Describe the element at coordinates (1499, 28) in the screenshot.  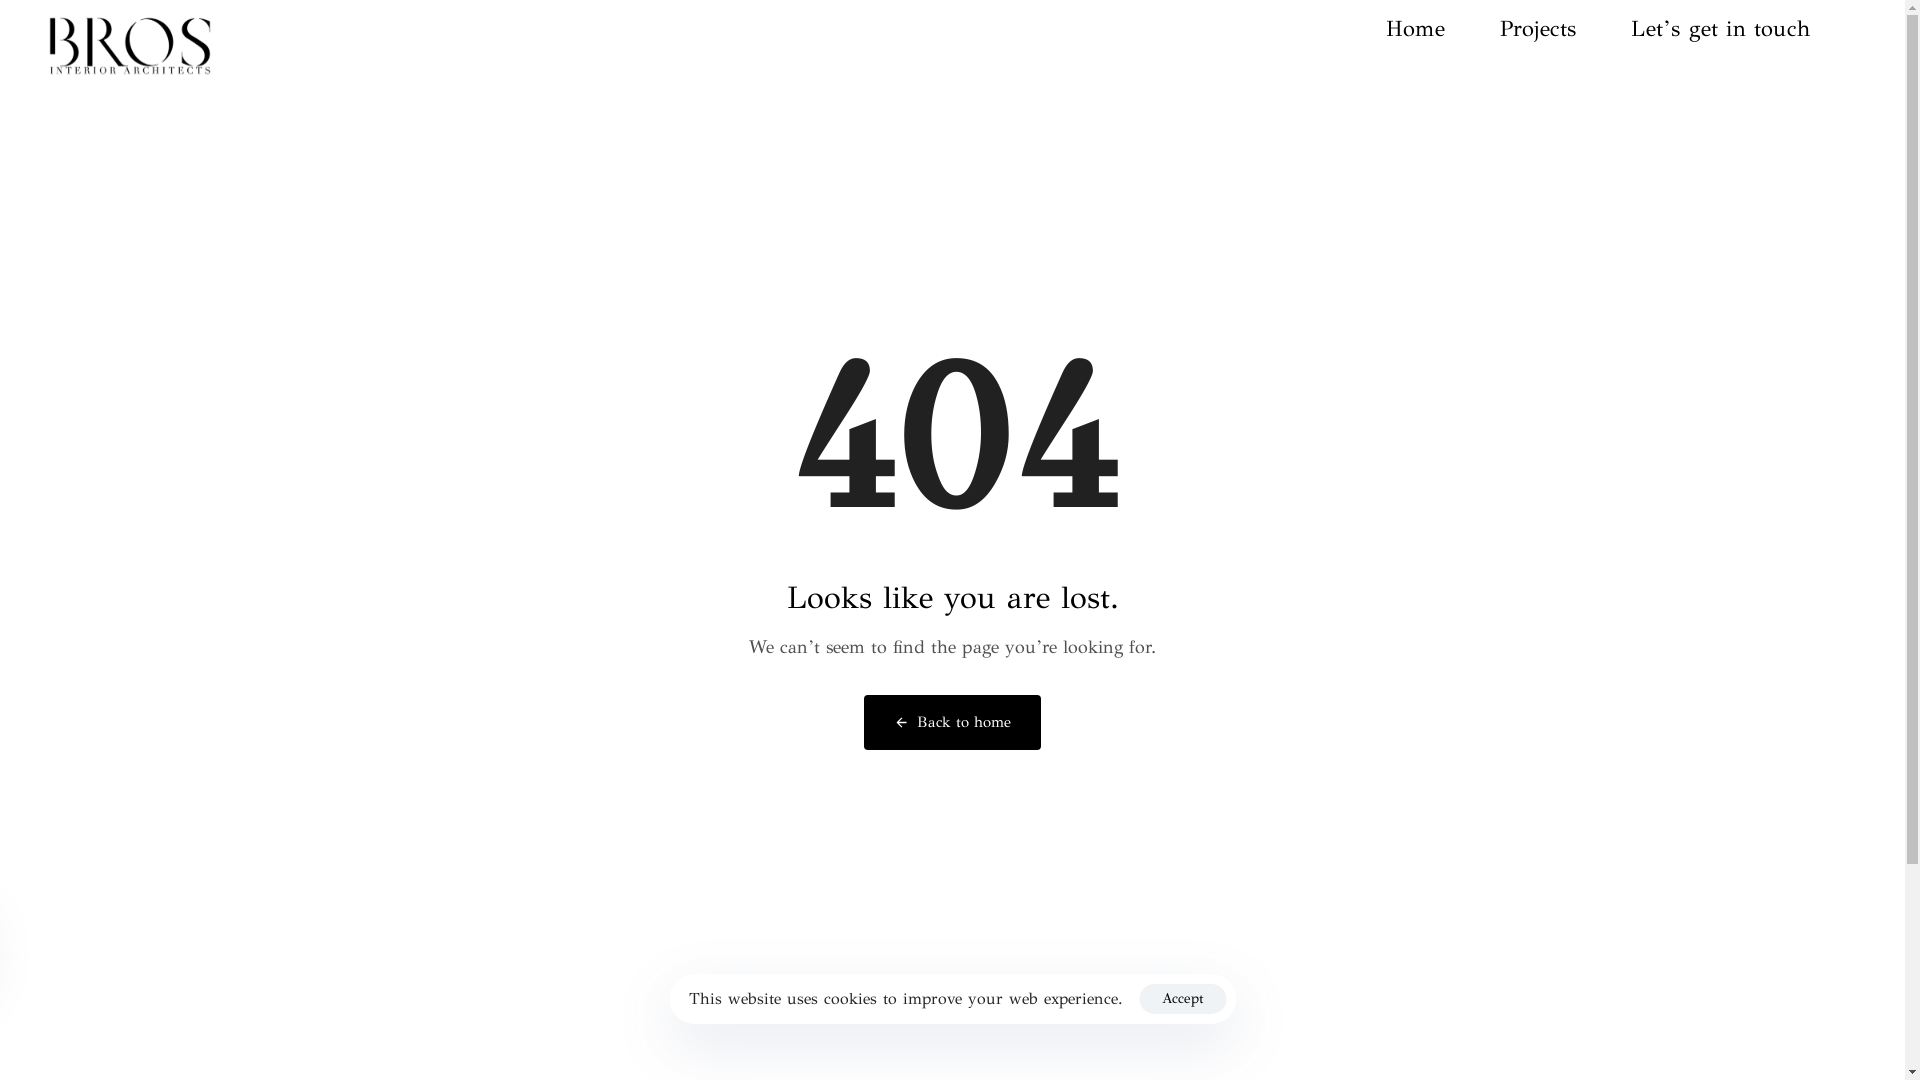
I see `'Projects'` at that location.